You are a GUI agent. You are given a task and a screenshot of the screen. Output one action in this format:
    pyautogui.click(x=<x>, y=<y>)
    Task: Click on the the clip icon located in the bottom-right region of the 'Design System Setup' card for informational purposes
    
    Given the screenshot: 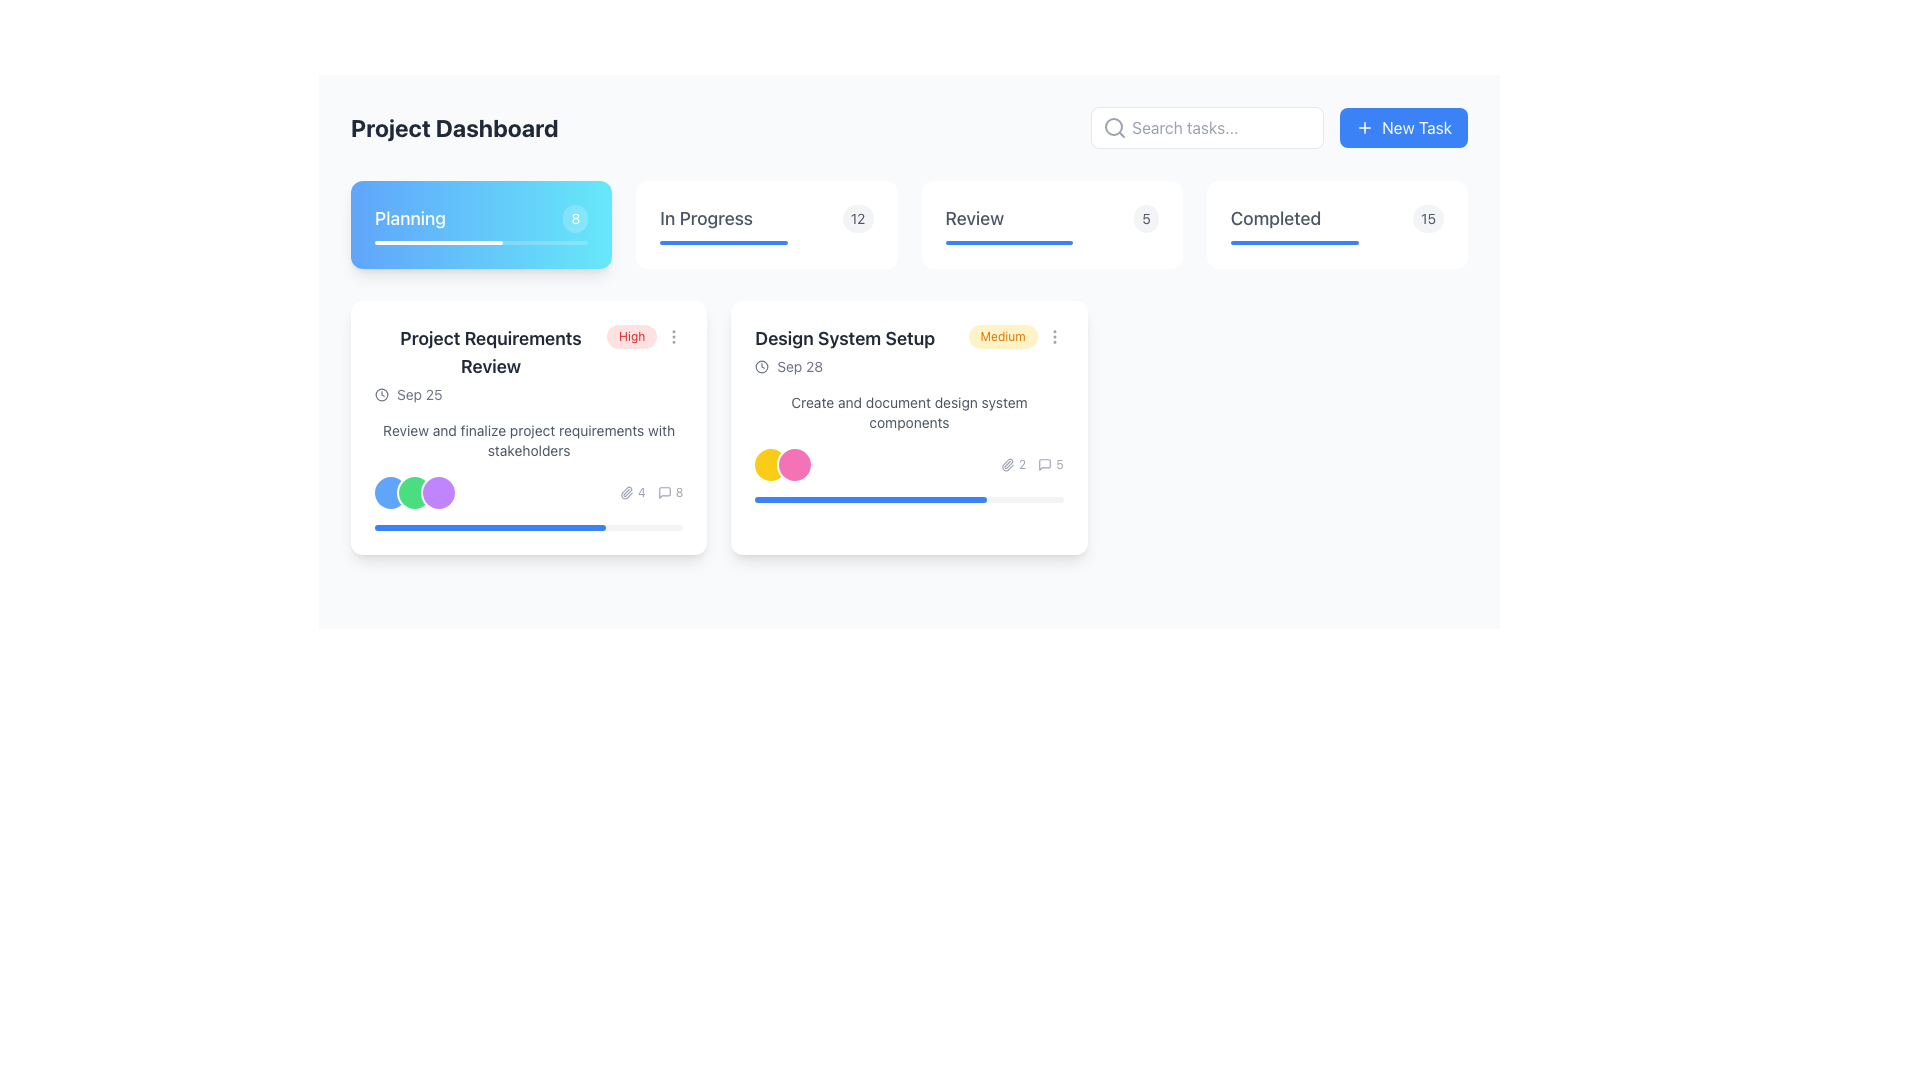 What is the action you would take?
    pyautogui.click(x=1007, y=465)
    